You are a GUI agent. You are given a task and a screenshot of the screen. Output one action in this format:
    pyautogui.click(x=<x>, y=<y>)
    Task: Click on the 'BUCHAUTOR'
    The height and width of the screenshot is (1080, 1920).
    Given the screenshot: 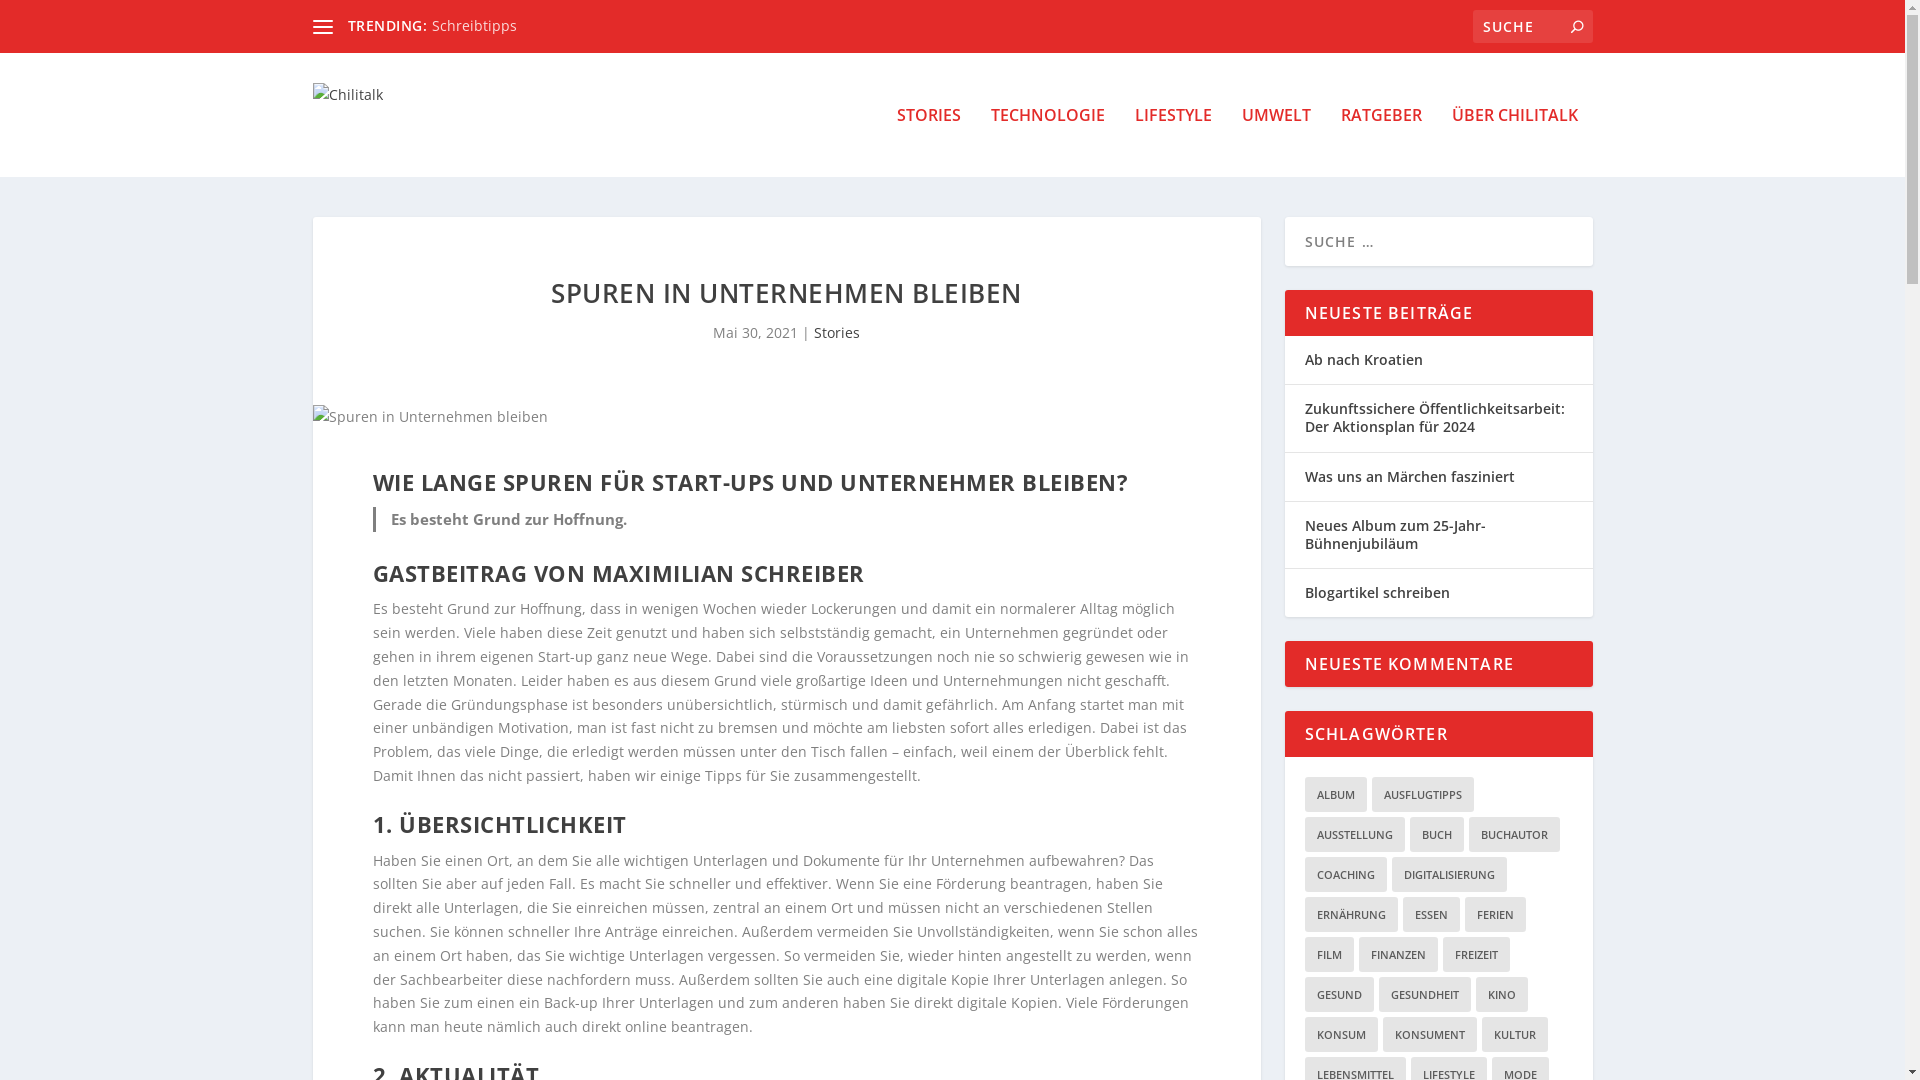 What is the action you would take?
    pyautogui.click(x=1513, y=834)
    